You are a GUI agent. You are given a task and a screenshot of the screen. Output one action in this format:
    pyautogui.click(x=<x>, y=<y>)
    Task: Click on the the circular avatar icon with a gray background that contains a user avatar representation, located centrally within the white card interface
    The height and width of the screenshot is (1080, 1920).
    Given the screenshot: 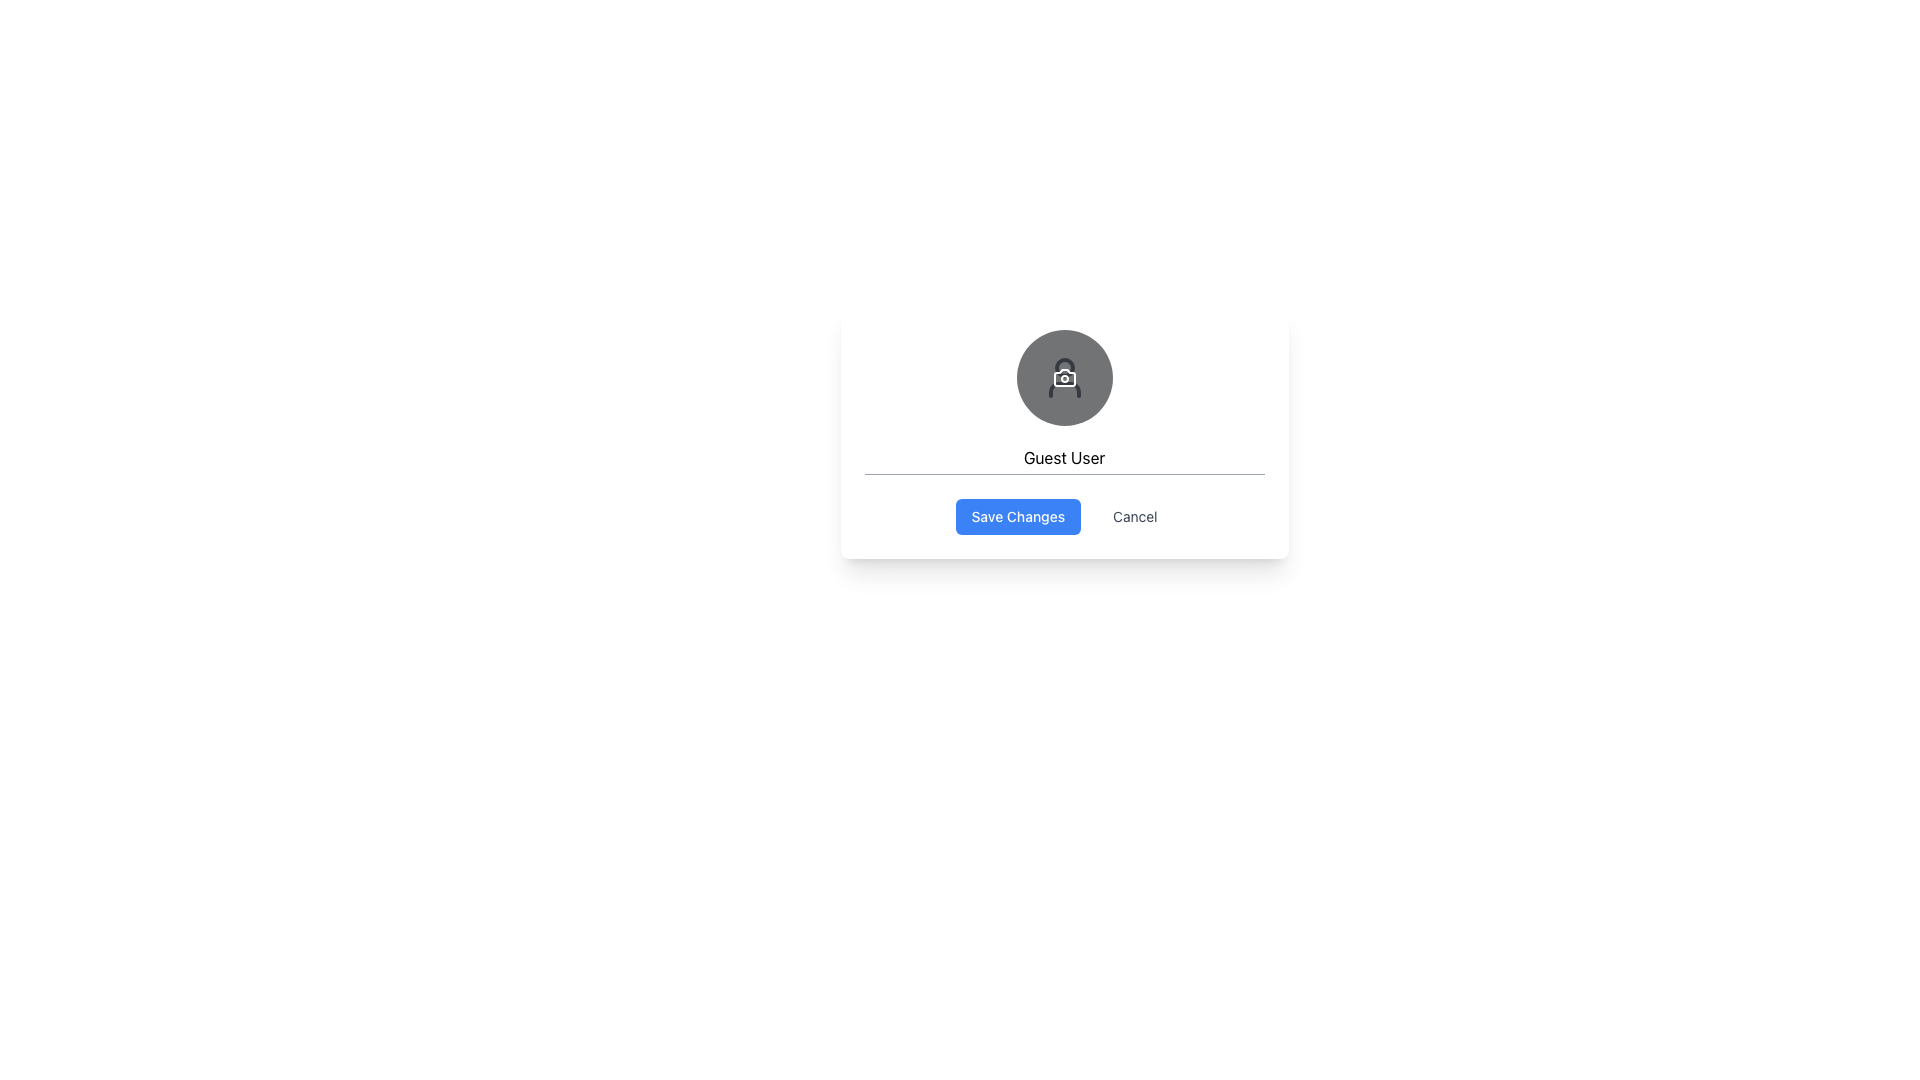 What is the action you would take?
    pyautogui.click(x=1063, y=378)
    